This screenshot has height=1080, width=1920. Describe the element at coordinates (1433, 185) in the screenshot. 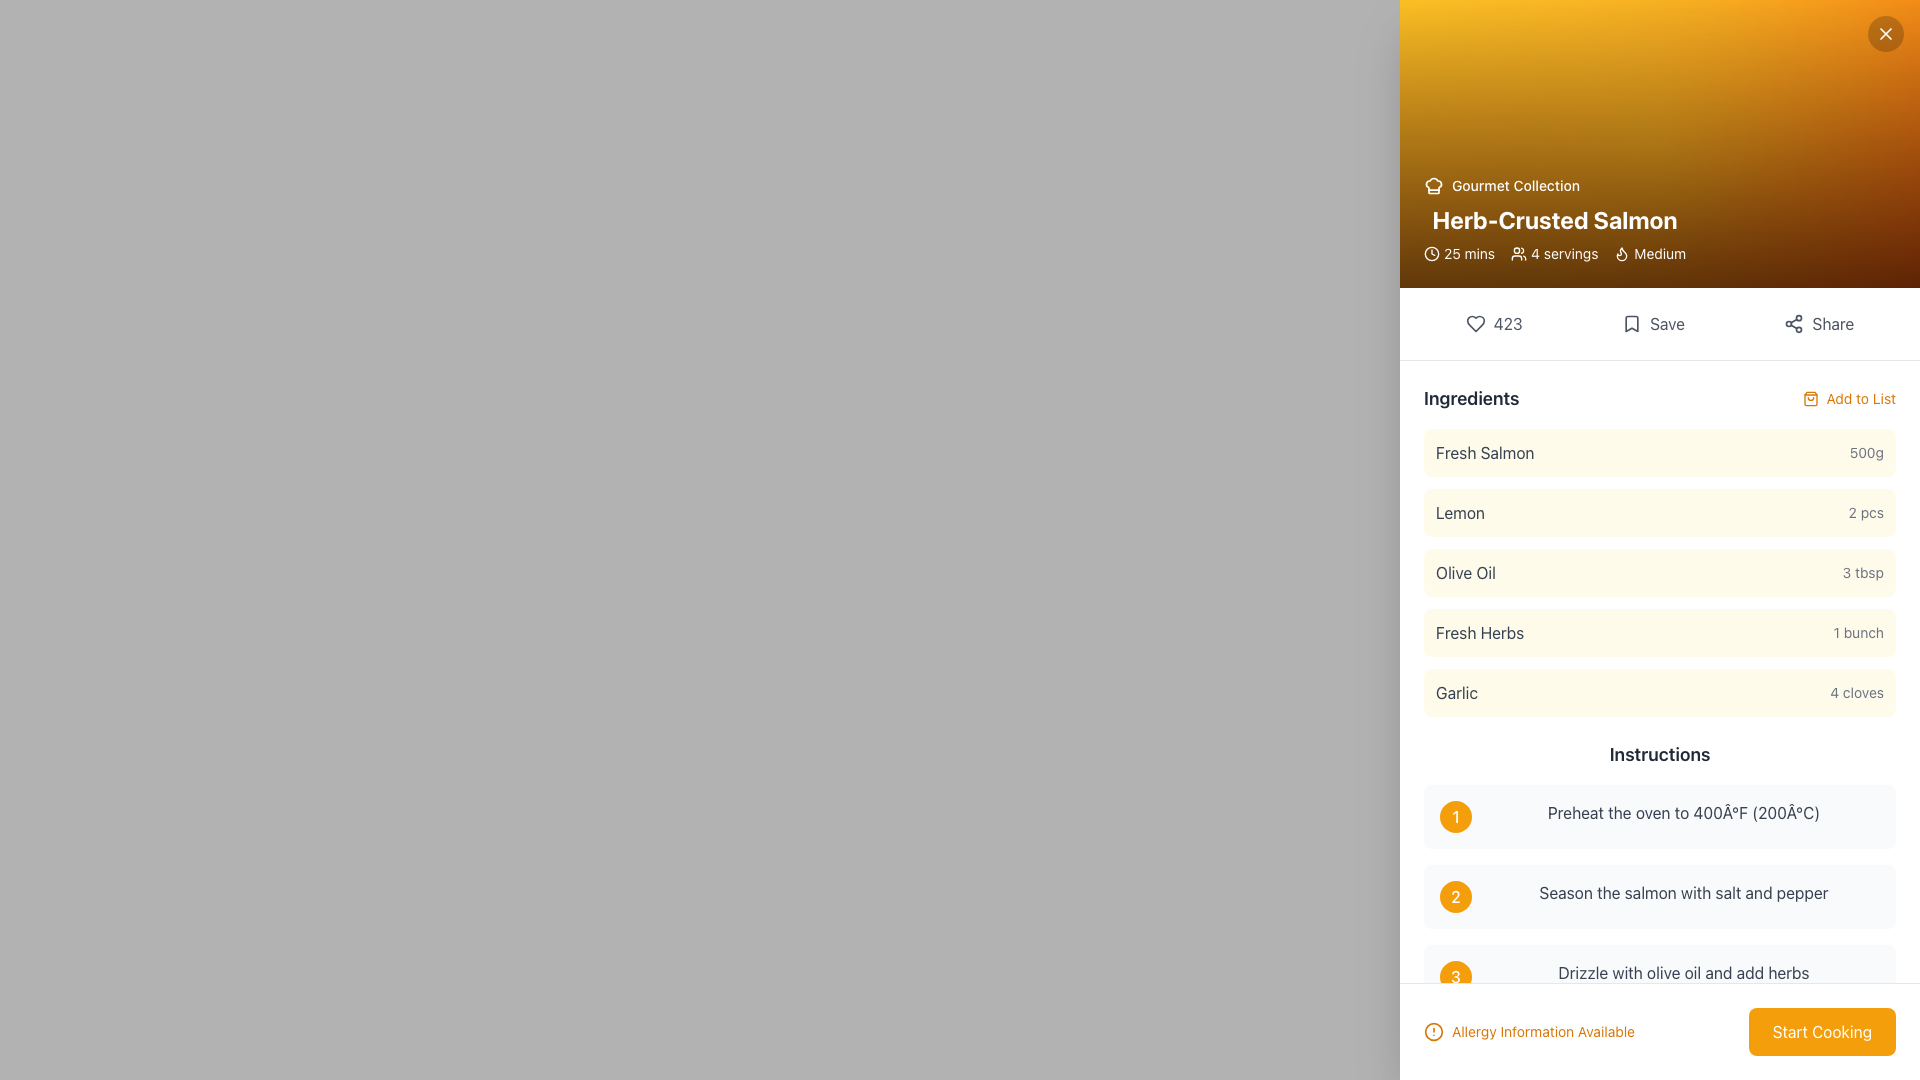

I see `the chef hat icon, which is a decorative element styled as a line drawing, located to the left of the 'Gourmet Collection' text in the header section` at that location.